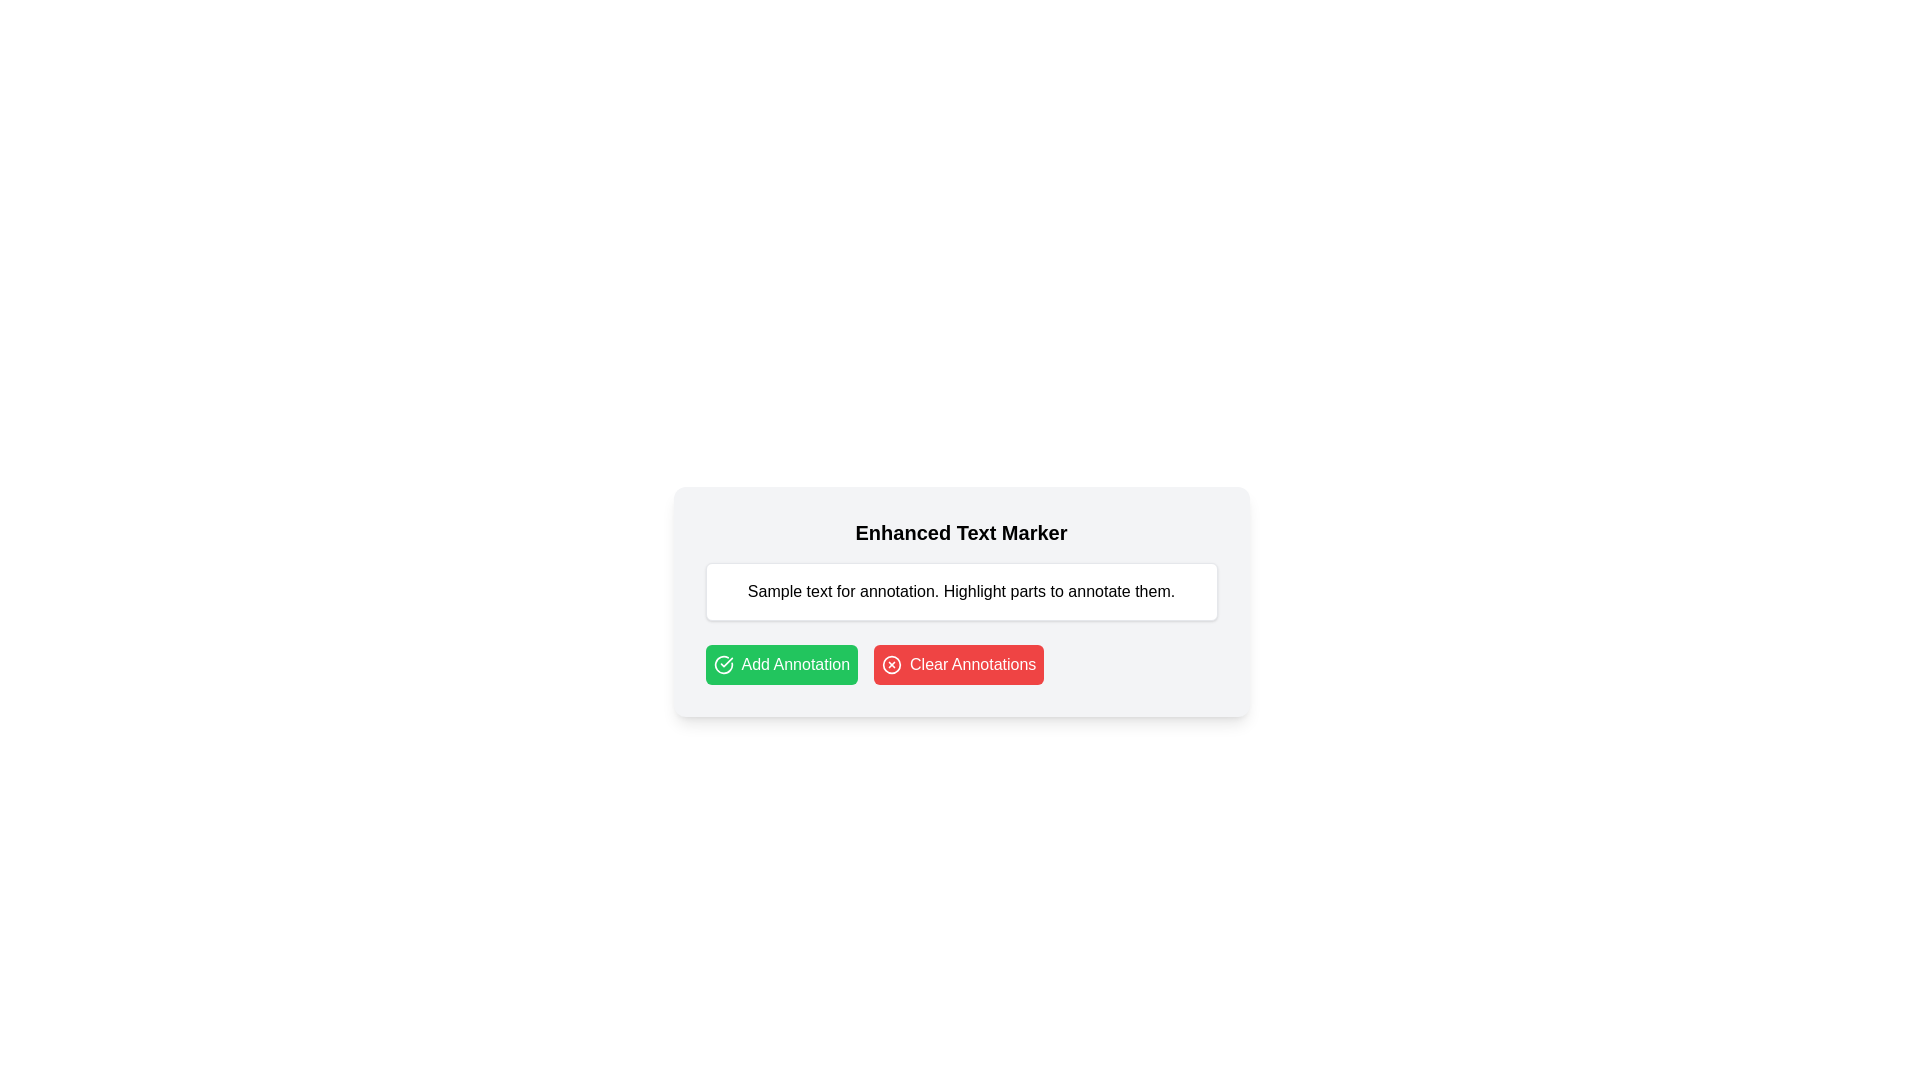 This screenshot has width=1920, height=1080. What do you see at coordinates (1065, 590) in the screenshot?
I see `the whitespace character located between the words 'to' and 'annotate' within the text box that reads 'Sample text for annotation. Highlight parts to annotate them.'` at bounding box center [1065, 590].